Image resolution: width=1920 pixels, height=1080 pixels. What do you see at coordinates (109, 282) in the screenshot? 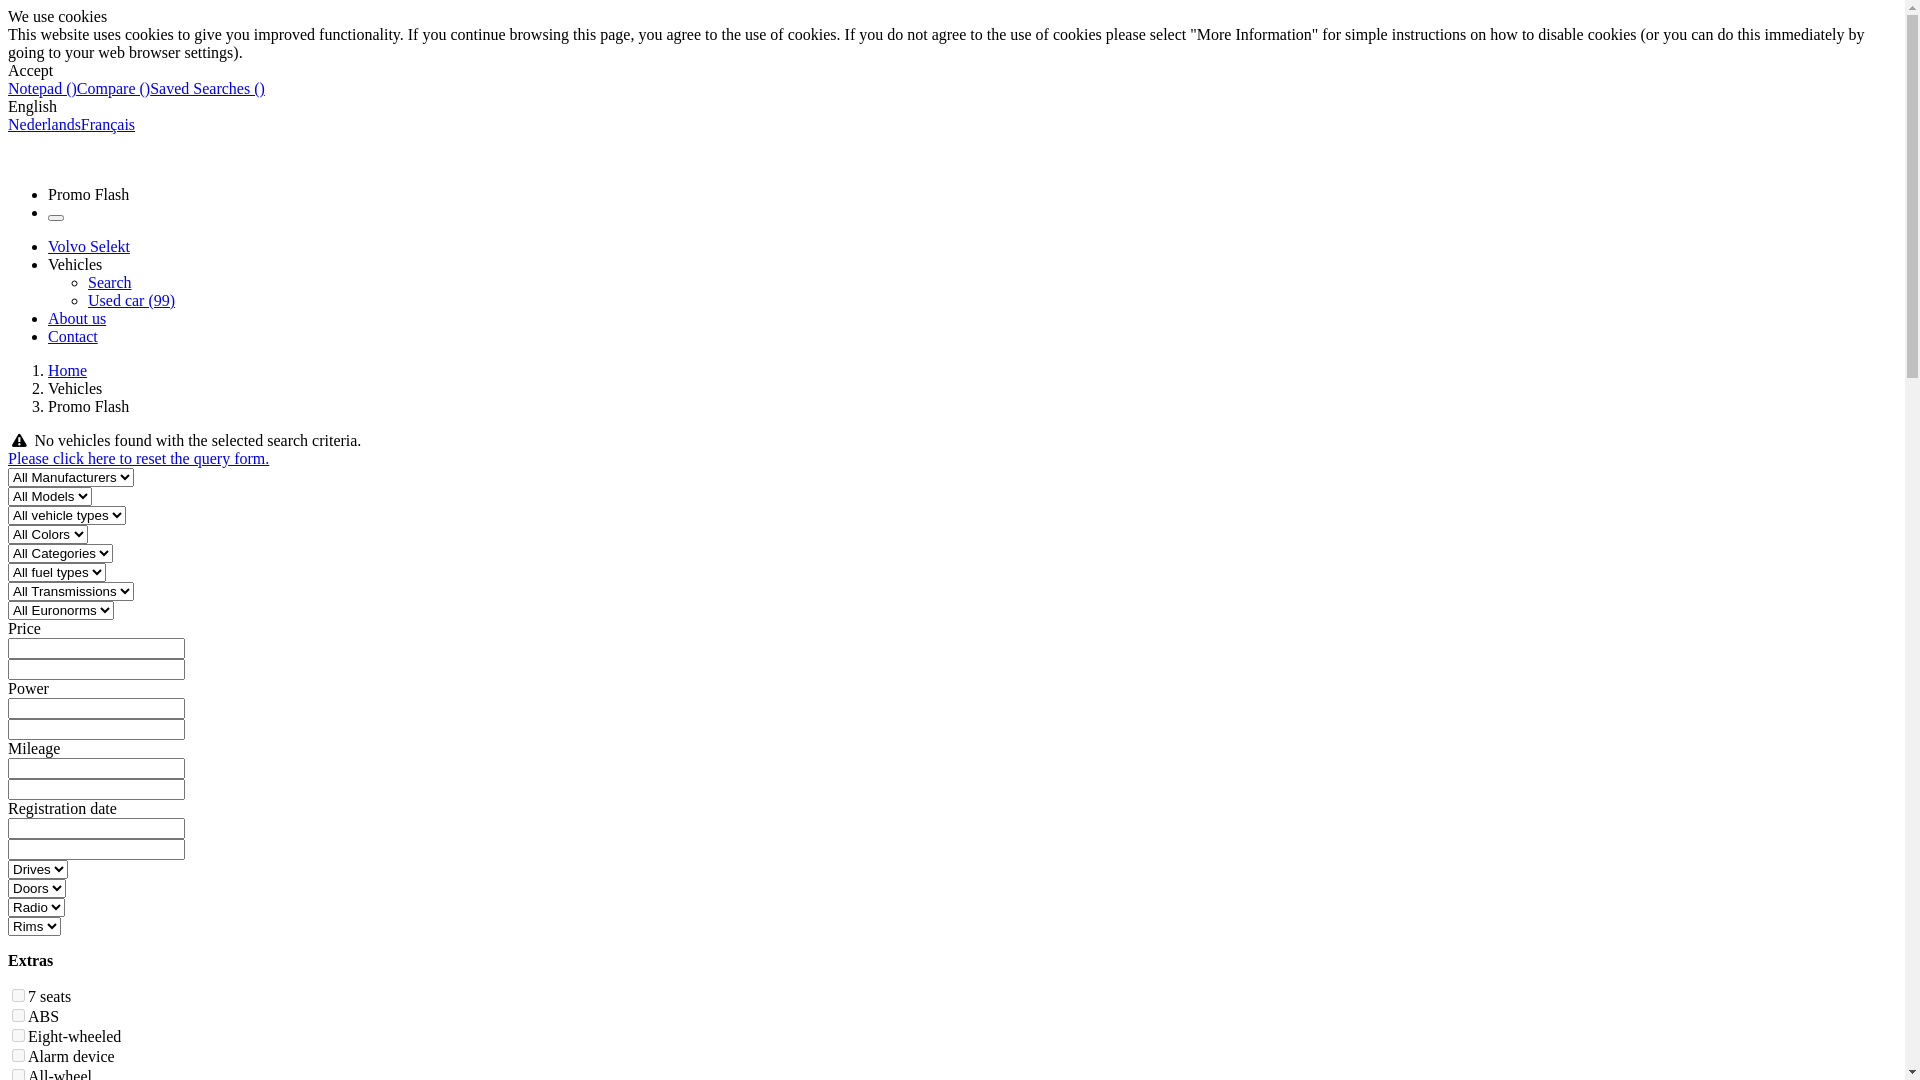
I see `'Search'` at bounding box center [109, 282].